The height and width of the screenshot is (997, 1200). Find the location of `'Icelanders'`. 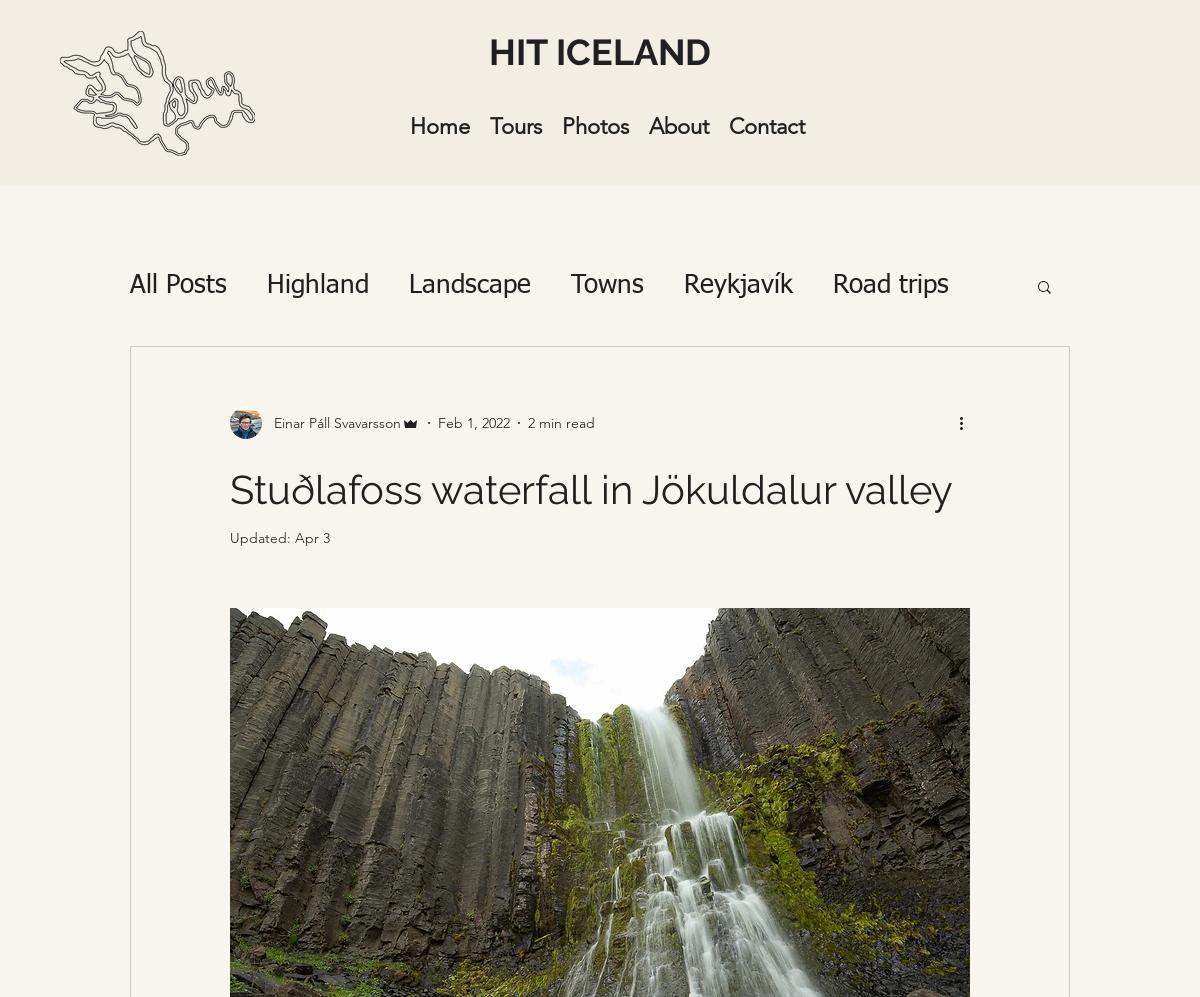

'Icelanders' is located at coordinates (351, 365).